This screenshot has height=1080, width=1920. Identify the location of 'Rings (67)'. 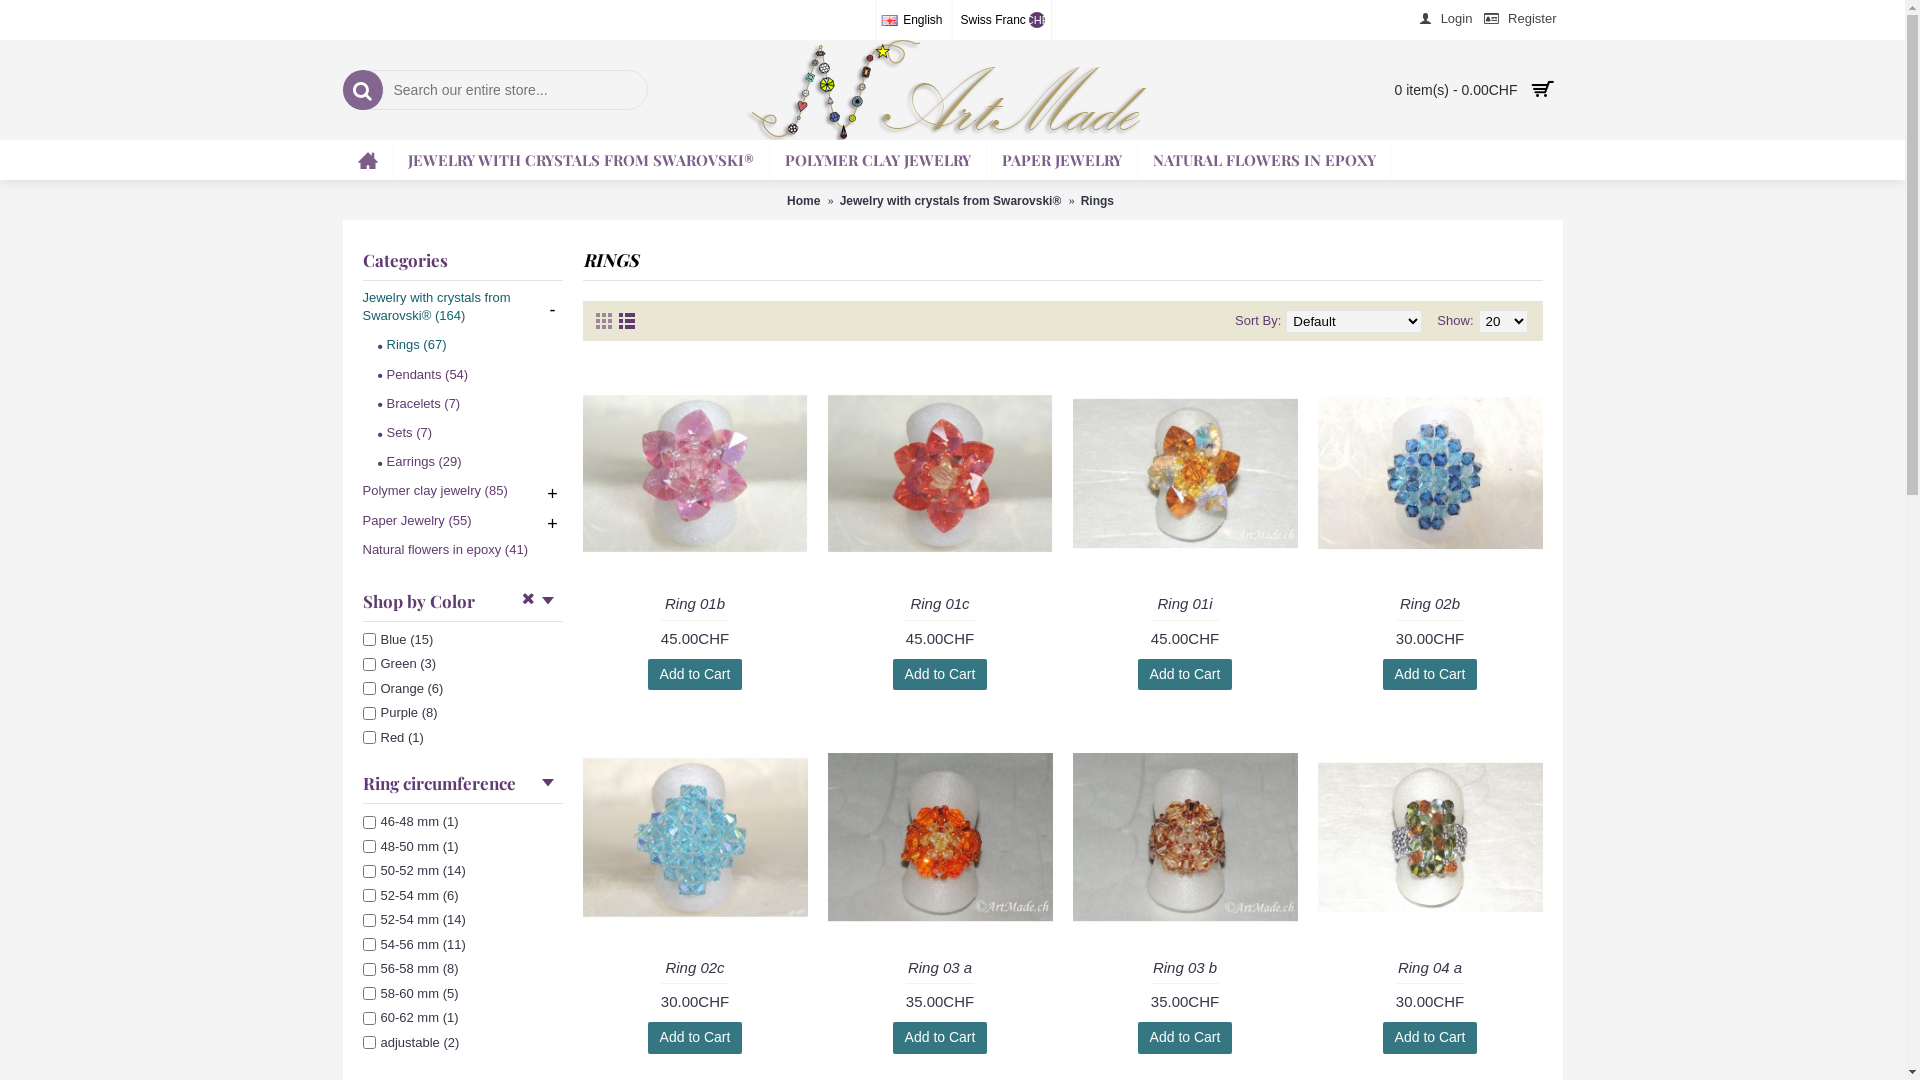
(460, 341).